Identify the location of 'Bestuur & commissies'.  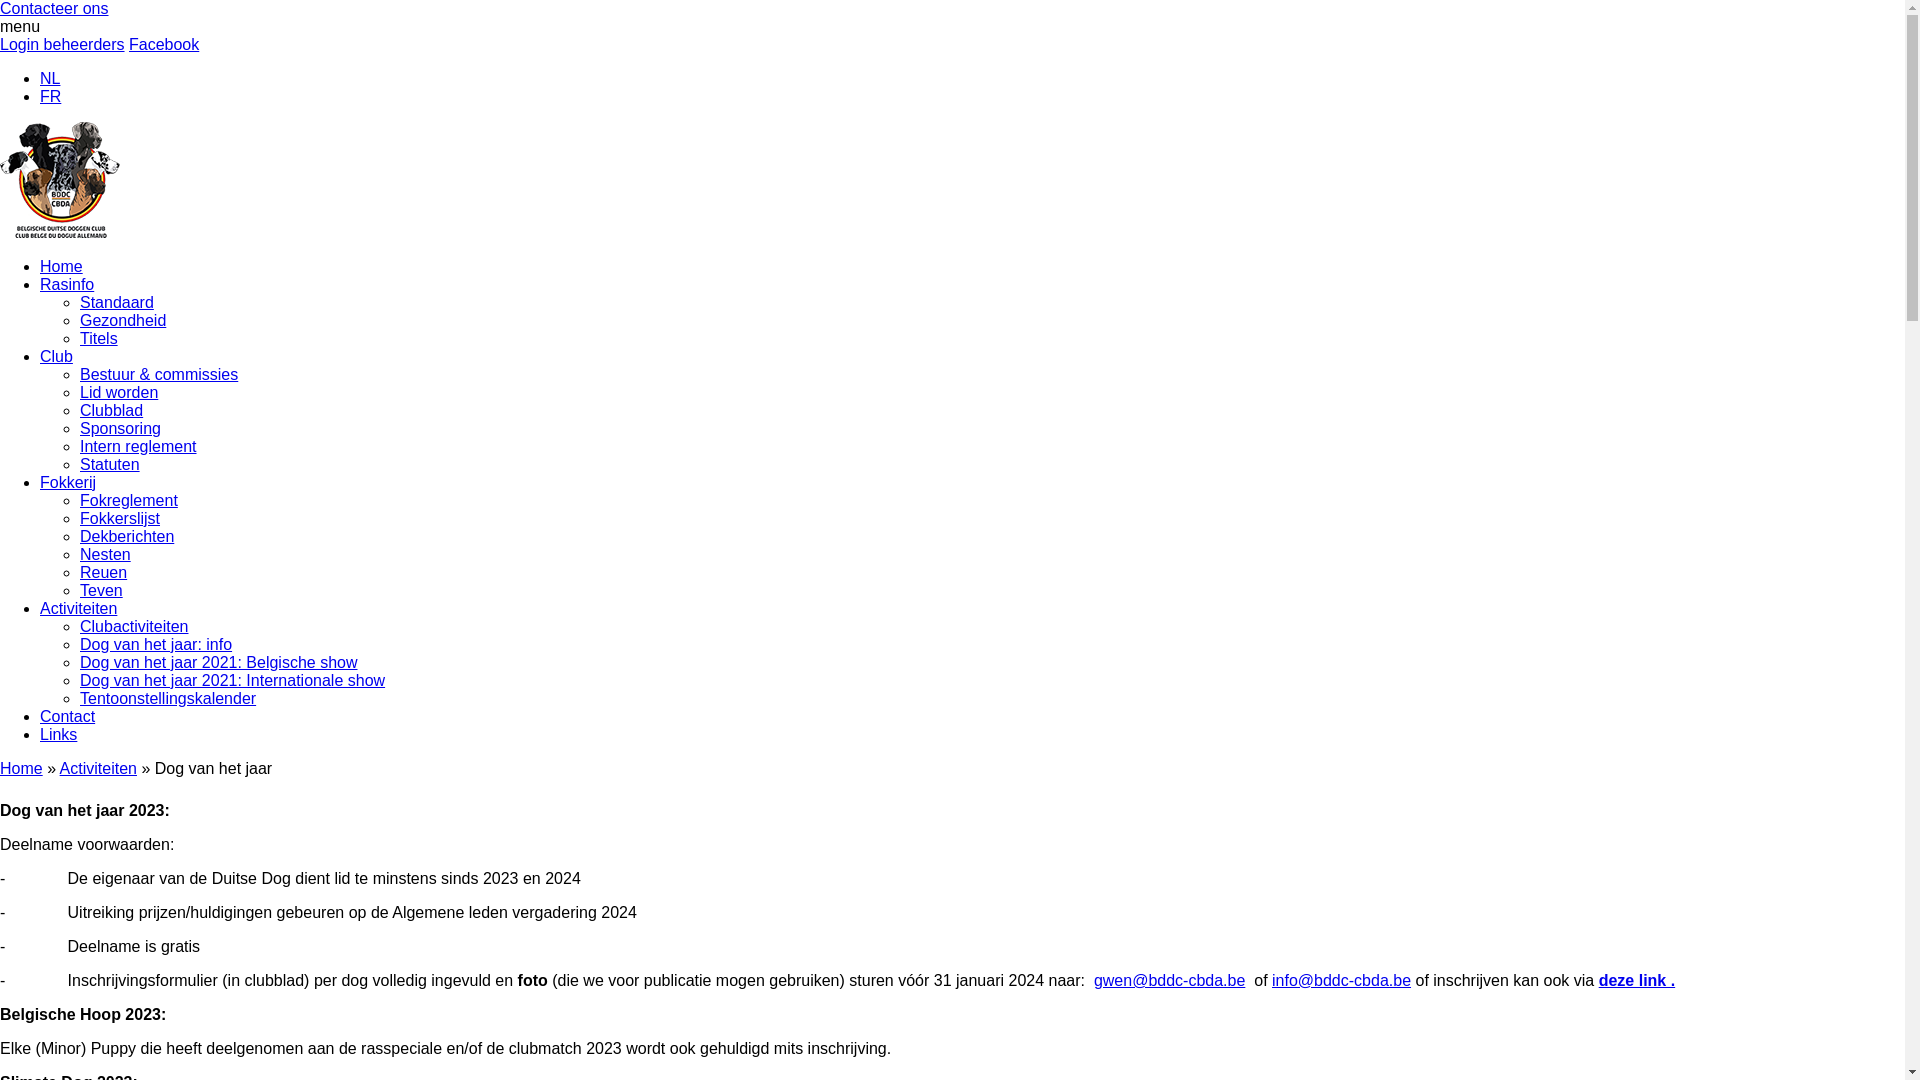
(80, 374).